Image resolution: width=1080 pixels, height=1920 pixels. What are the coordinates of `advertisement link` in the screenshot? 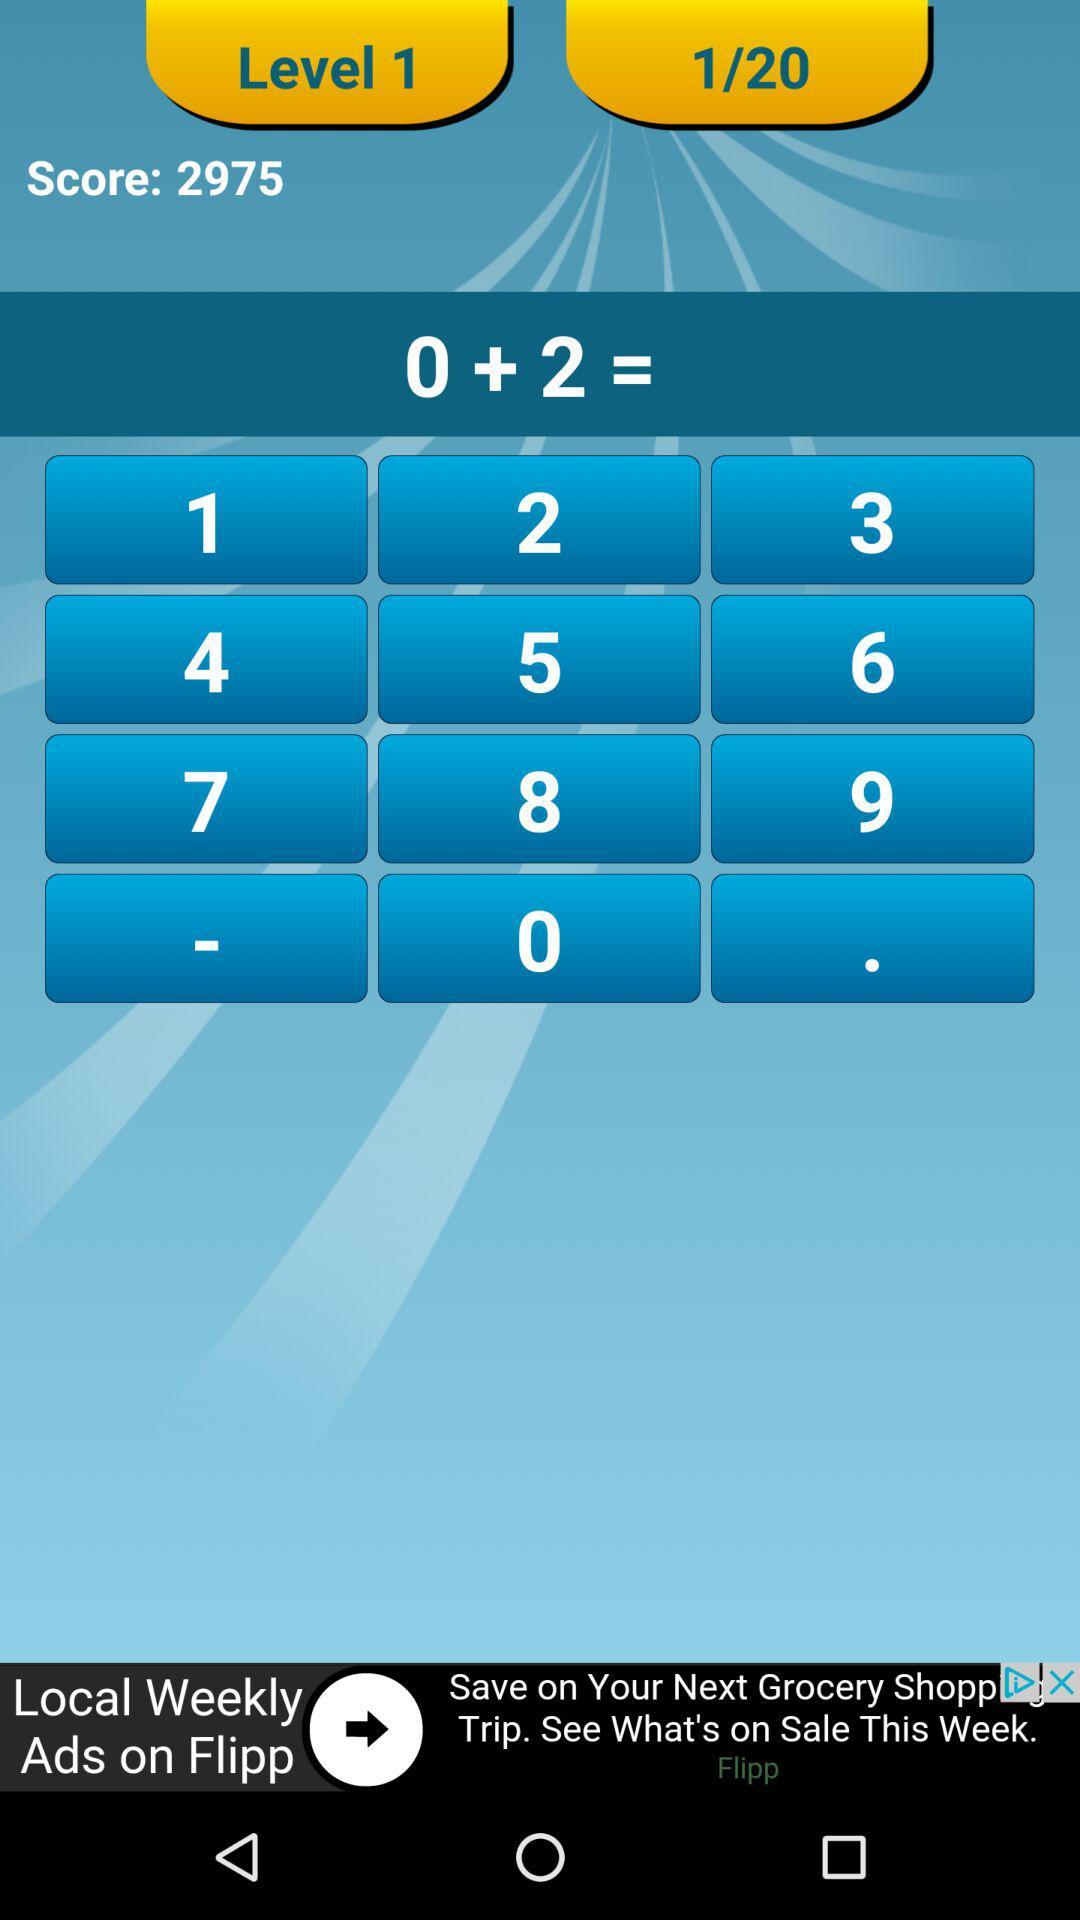 It's located at (540, 1727).